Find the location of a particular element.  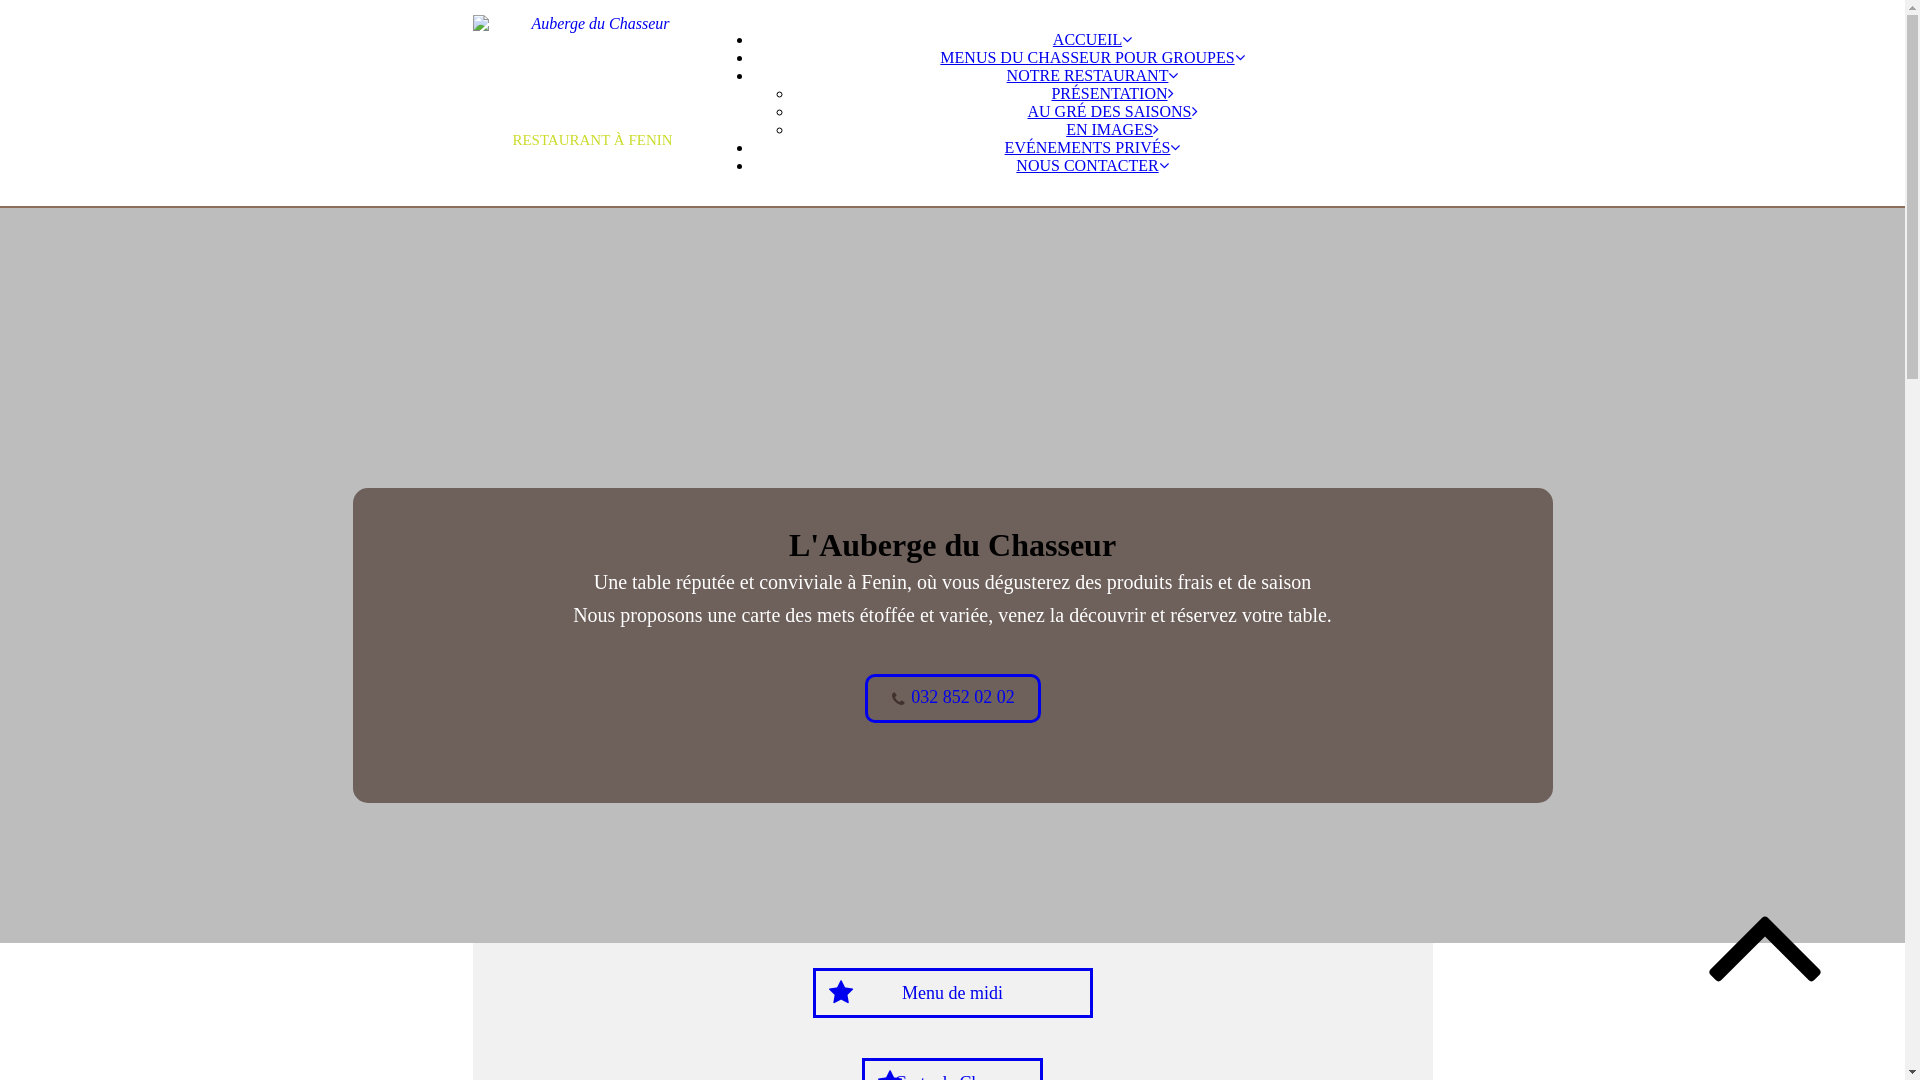

'032 852 02 02' is located at coordinates (864, 697).